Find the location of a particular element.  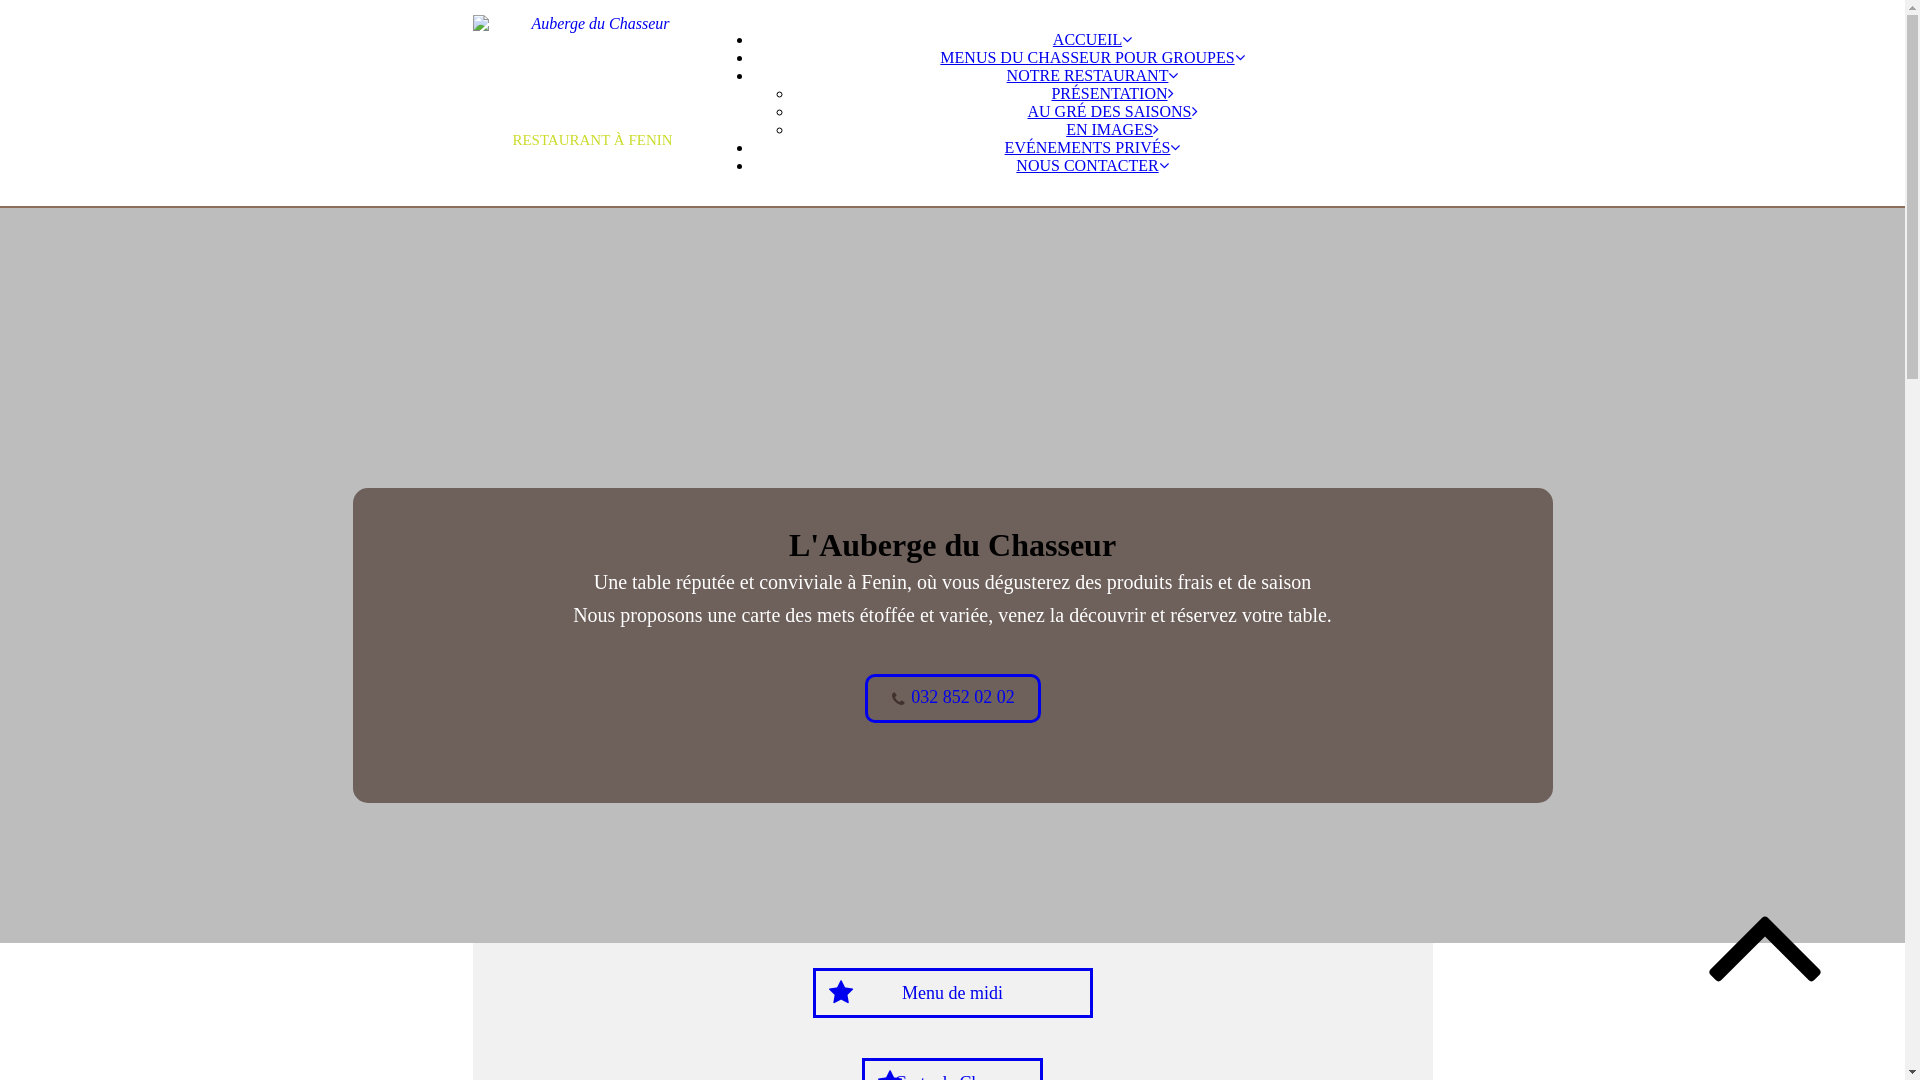

'032 852 02 02' is located at coordinates (864, 697).